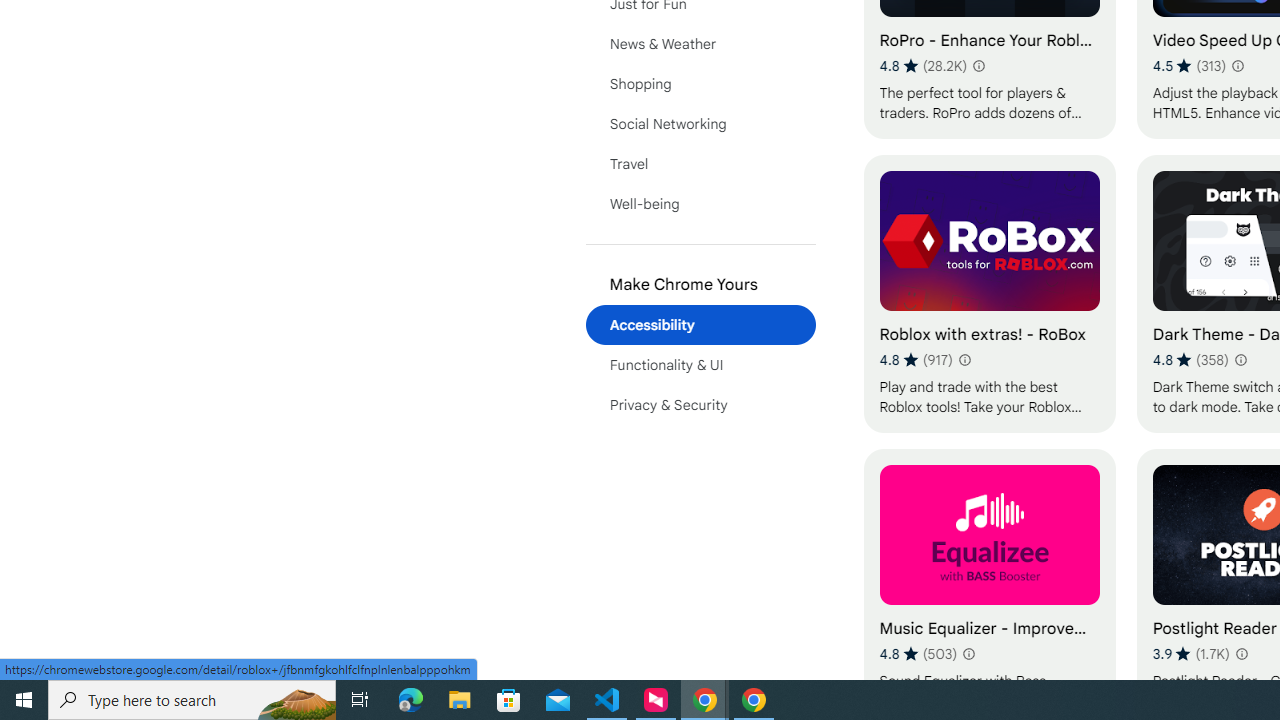  I want to click on 'Travel', so click(700, 163).